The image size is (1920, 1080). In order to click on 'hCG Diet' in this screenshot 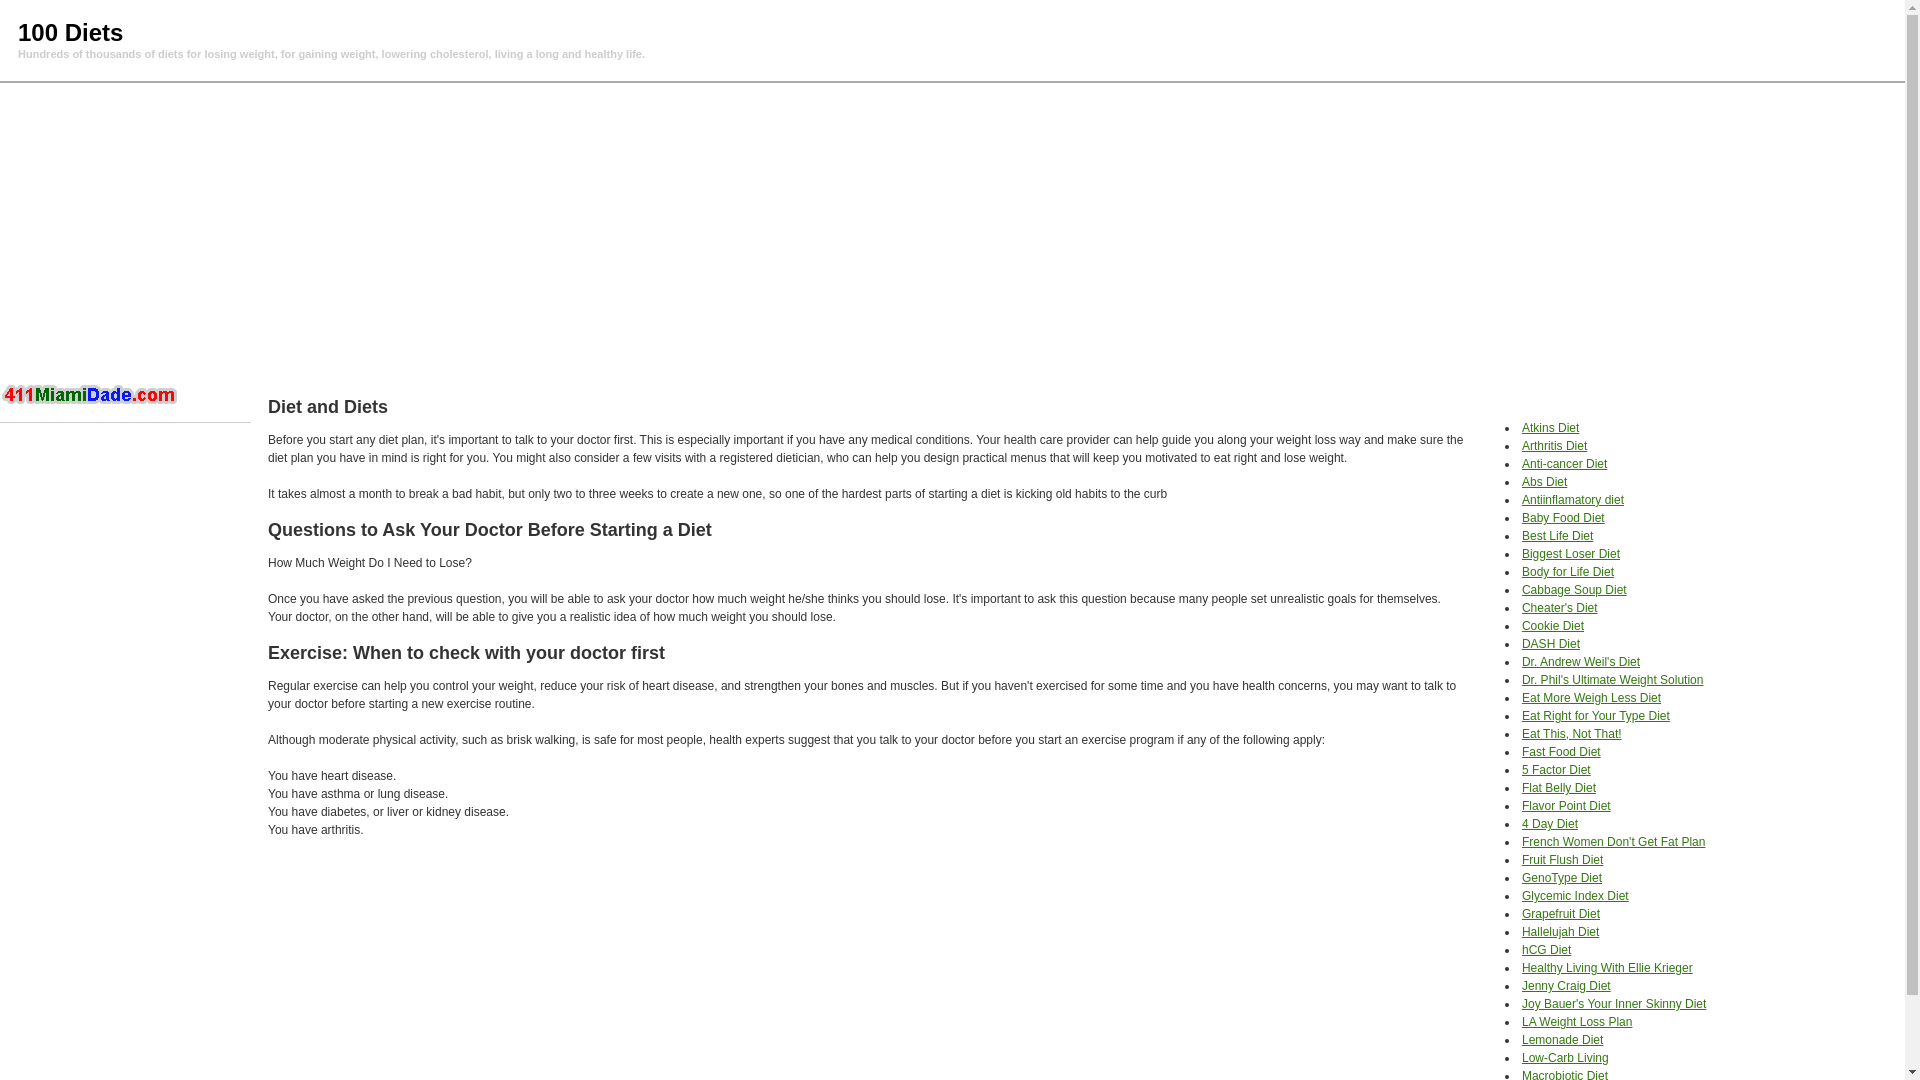, I will do `click(1545, 948)`.